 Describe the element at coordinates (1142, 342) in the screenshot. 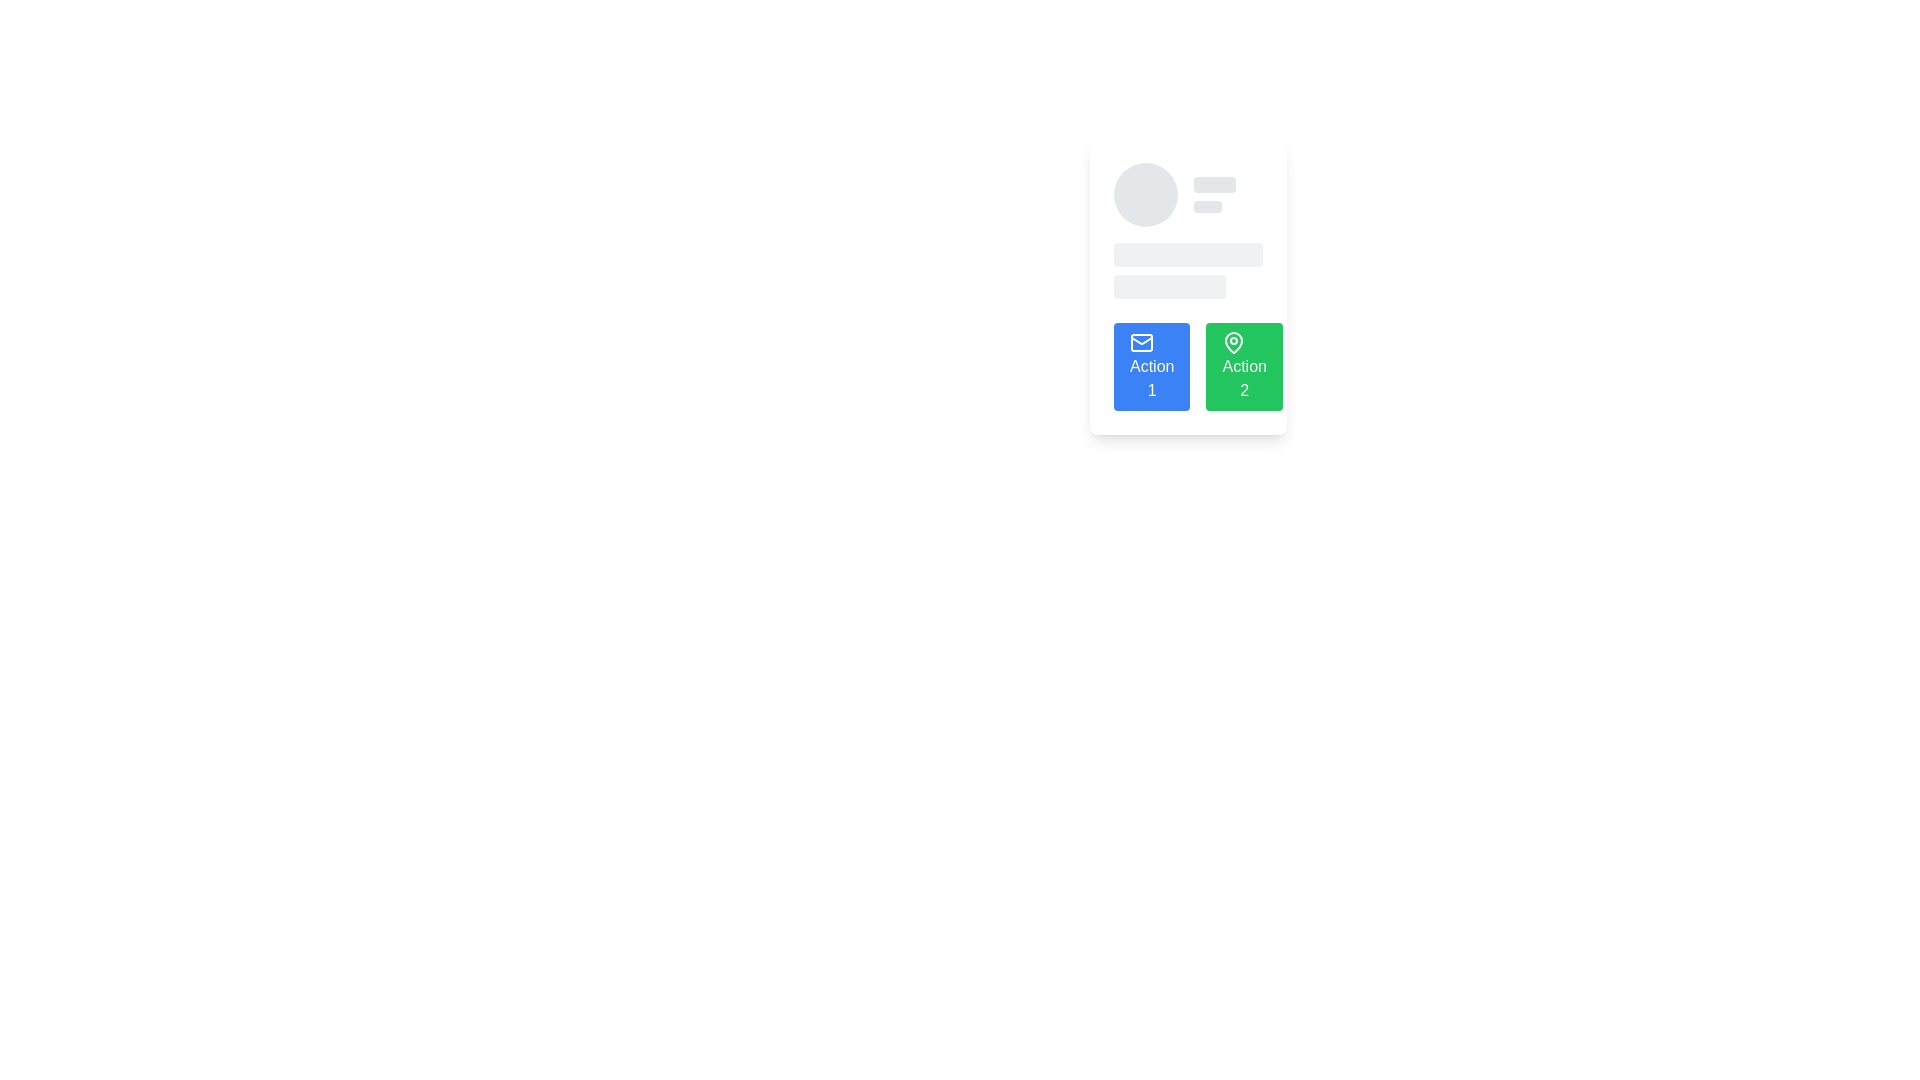

I see `the email action button located at the bottom of the card component` at that location.